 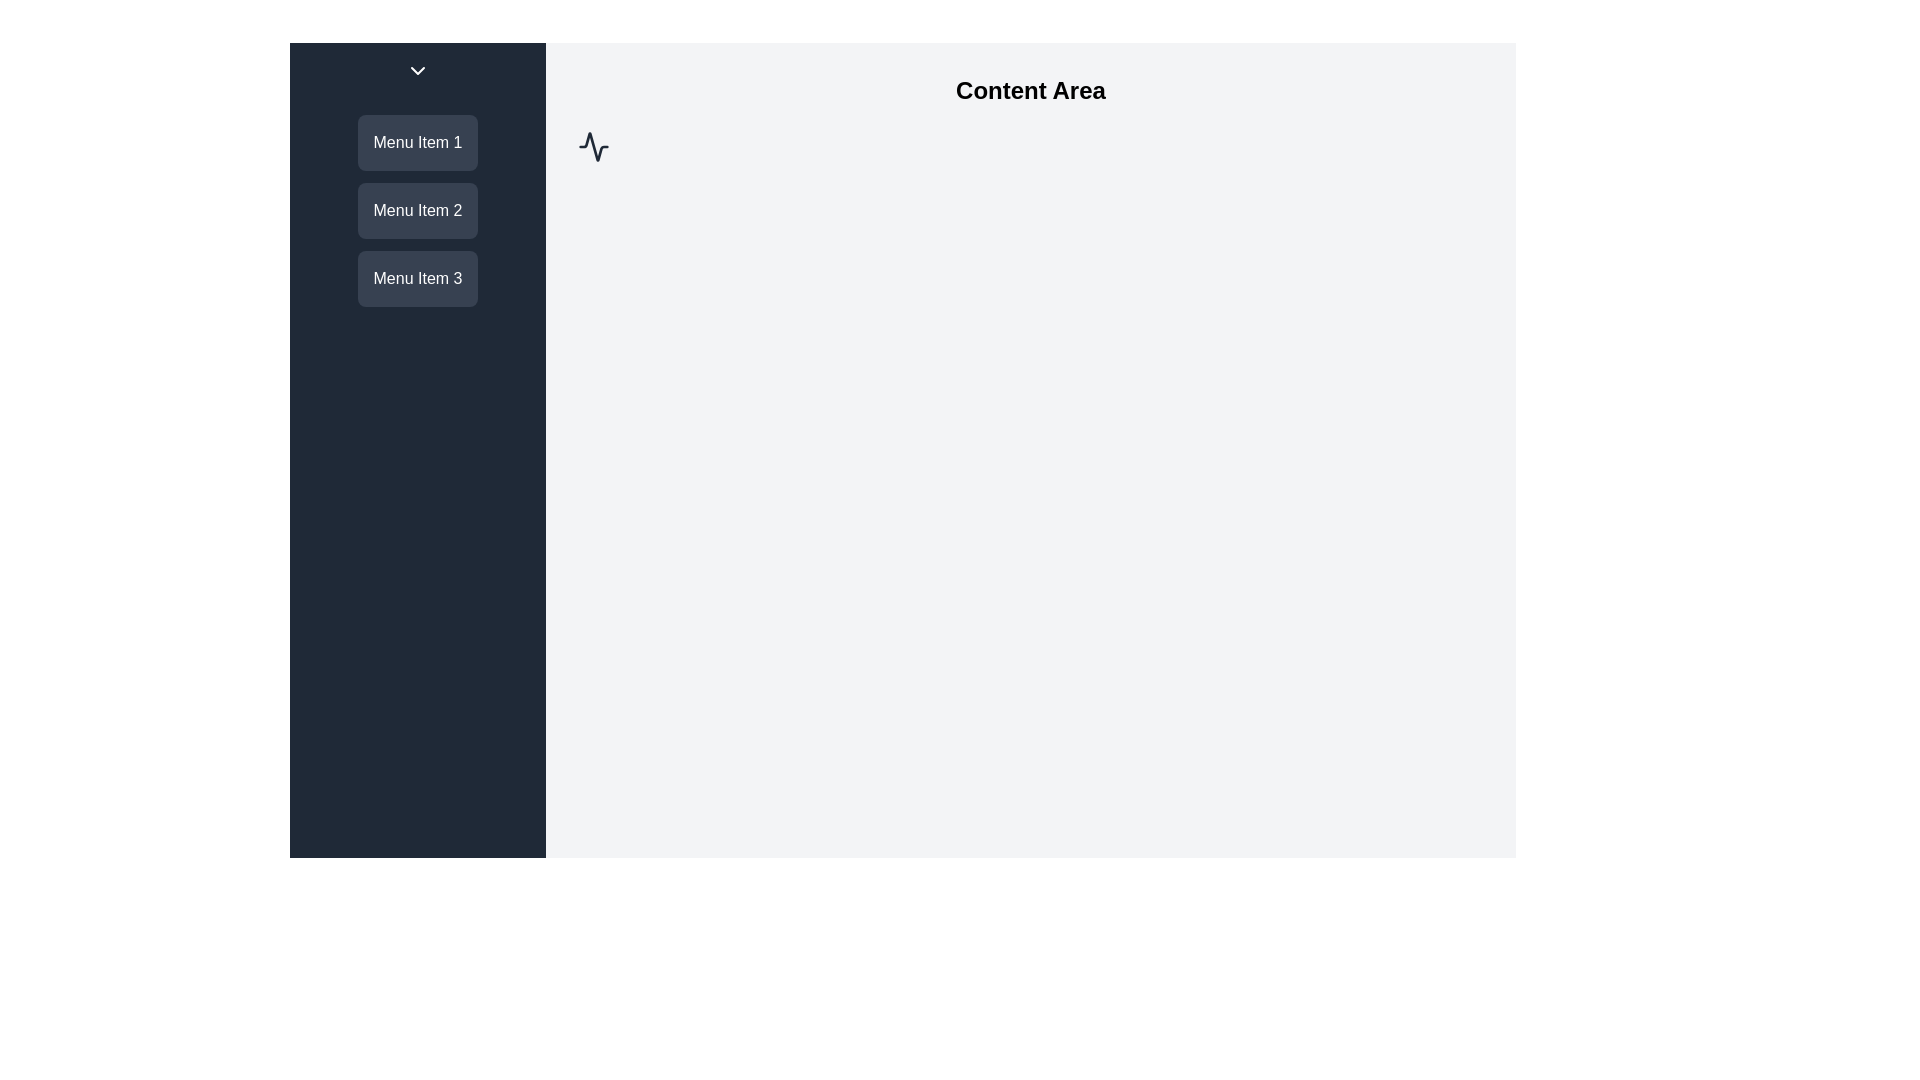 What do you see at coordinates (416, 69) in the screenshot?
I see `the downward-pointing chevron icon inside the circular button at the top-left corner of the sidebar` at bounding box center [416, 69].